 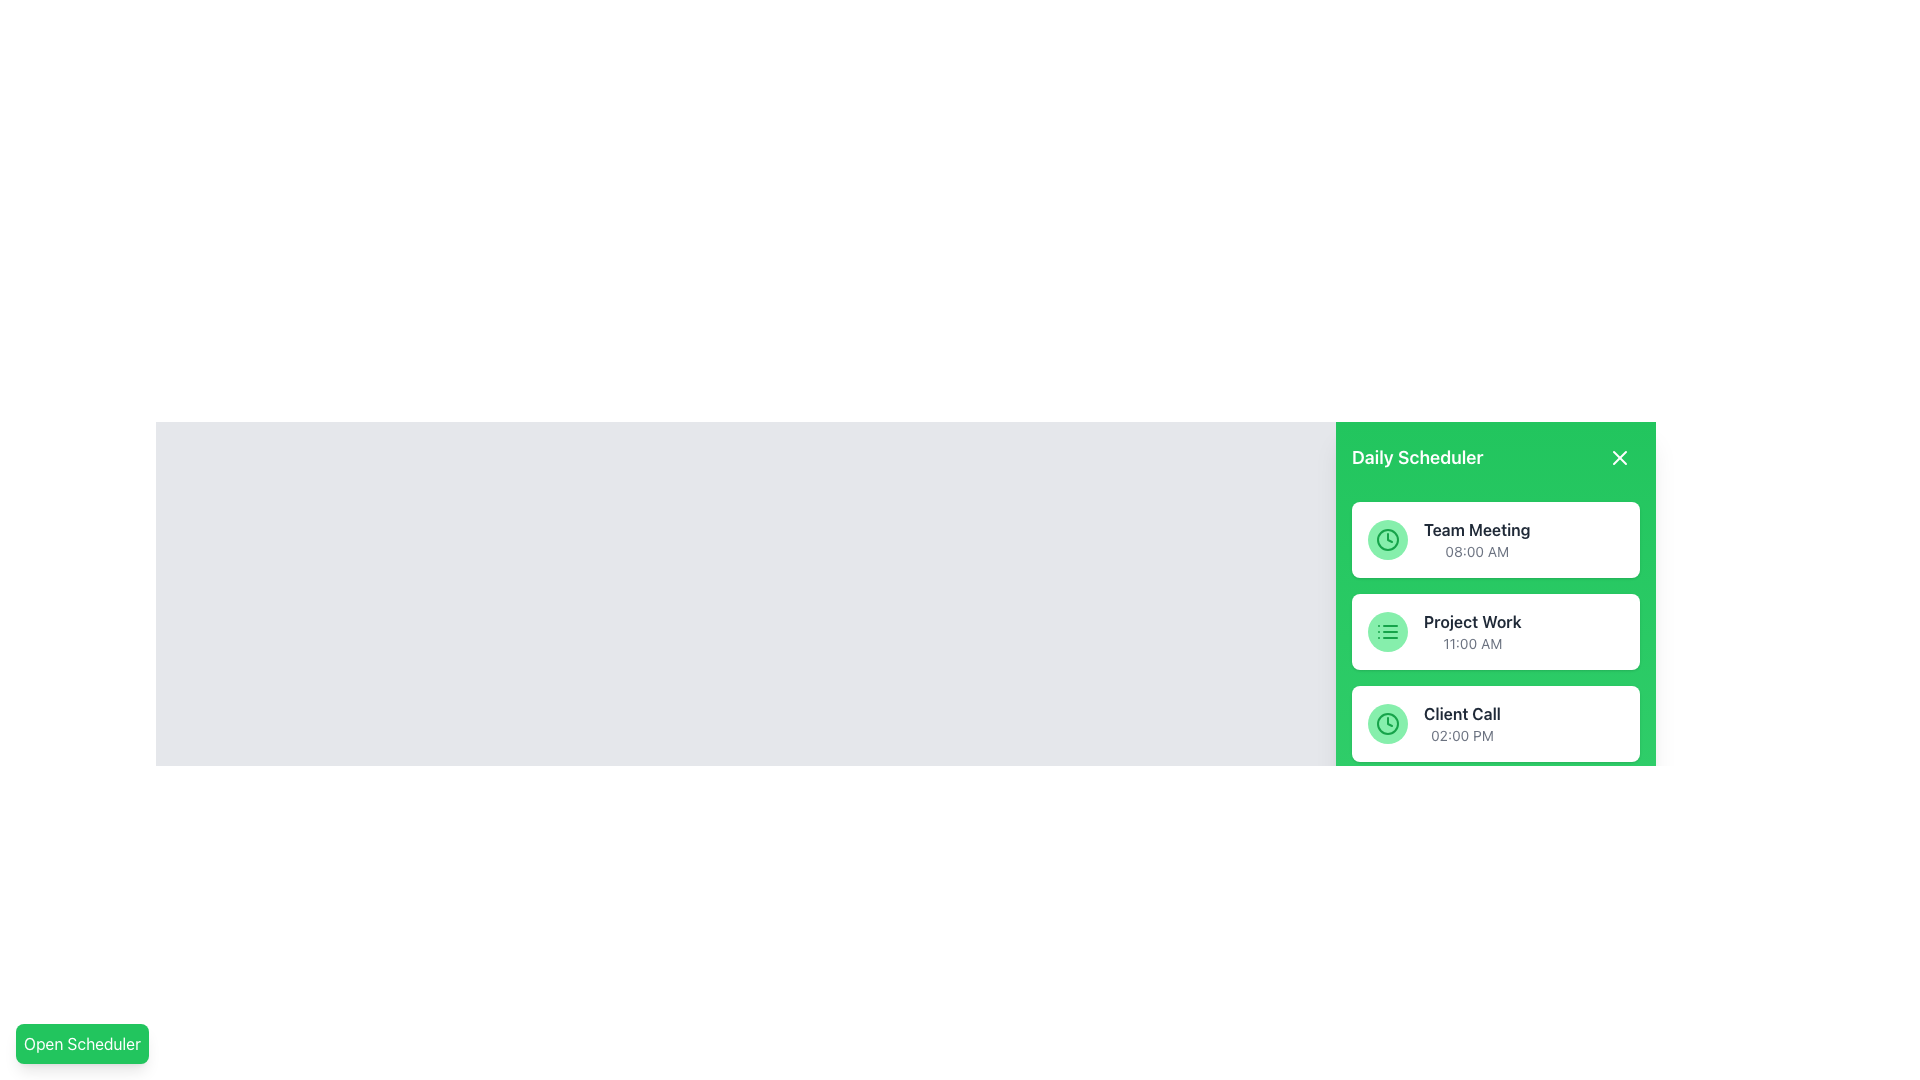 What do you see at coordinates (1462, 712) in the screenshot?
I see `the text label that displays the title 'Client Call' located in the green sidebar under the 'Daily Scheduler' section, above the timestamp '02:00 PM'` at bounding box center [1462, 712].